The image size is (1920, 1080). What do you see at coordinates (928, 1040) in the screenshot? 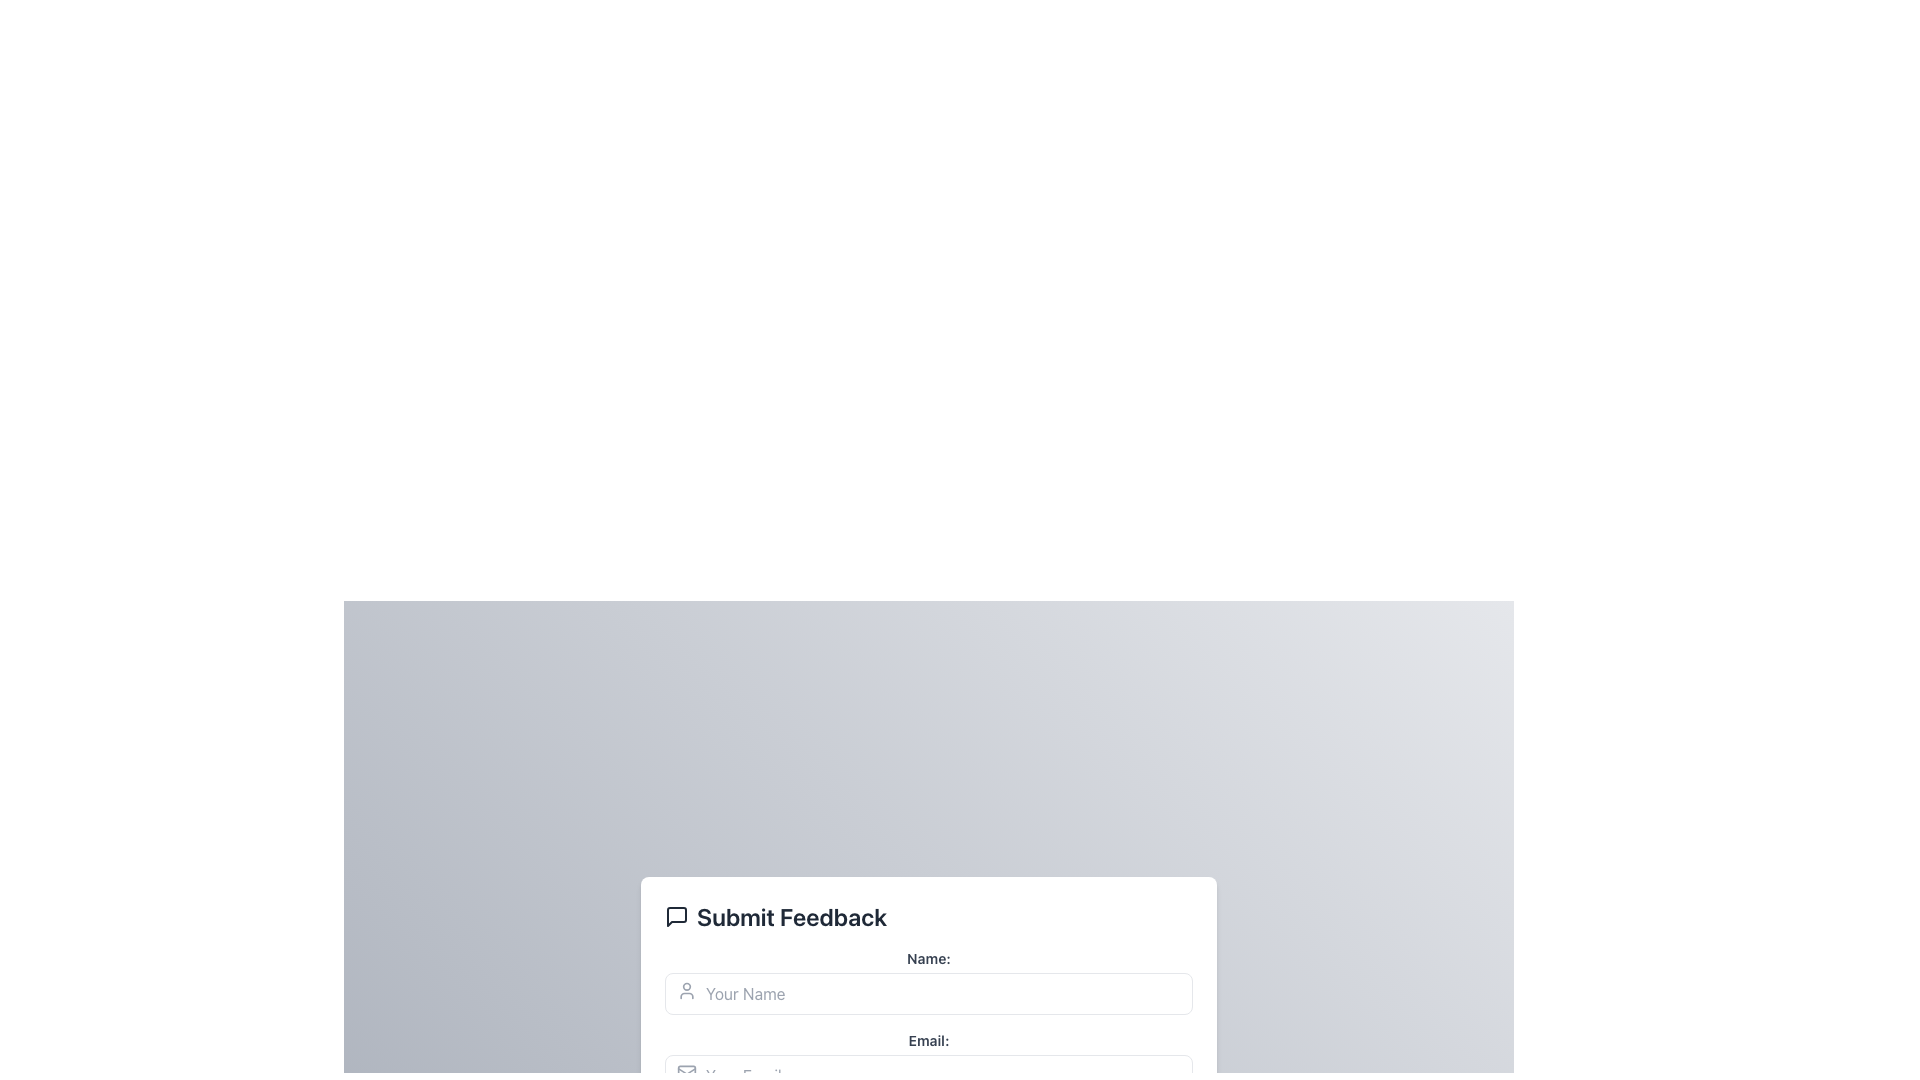
I see `label displaying 'Email:' which is styled in gray color and positioned above the email input field in the 'Submit Feedback' form section` at bounding box center [928, 1040].